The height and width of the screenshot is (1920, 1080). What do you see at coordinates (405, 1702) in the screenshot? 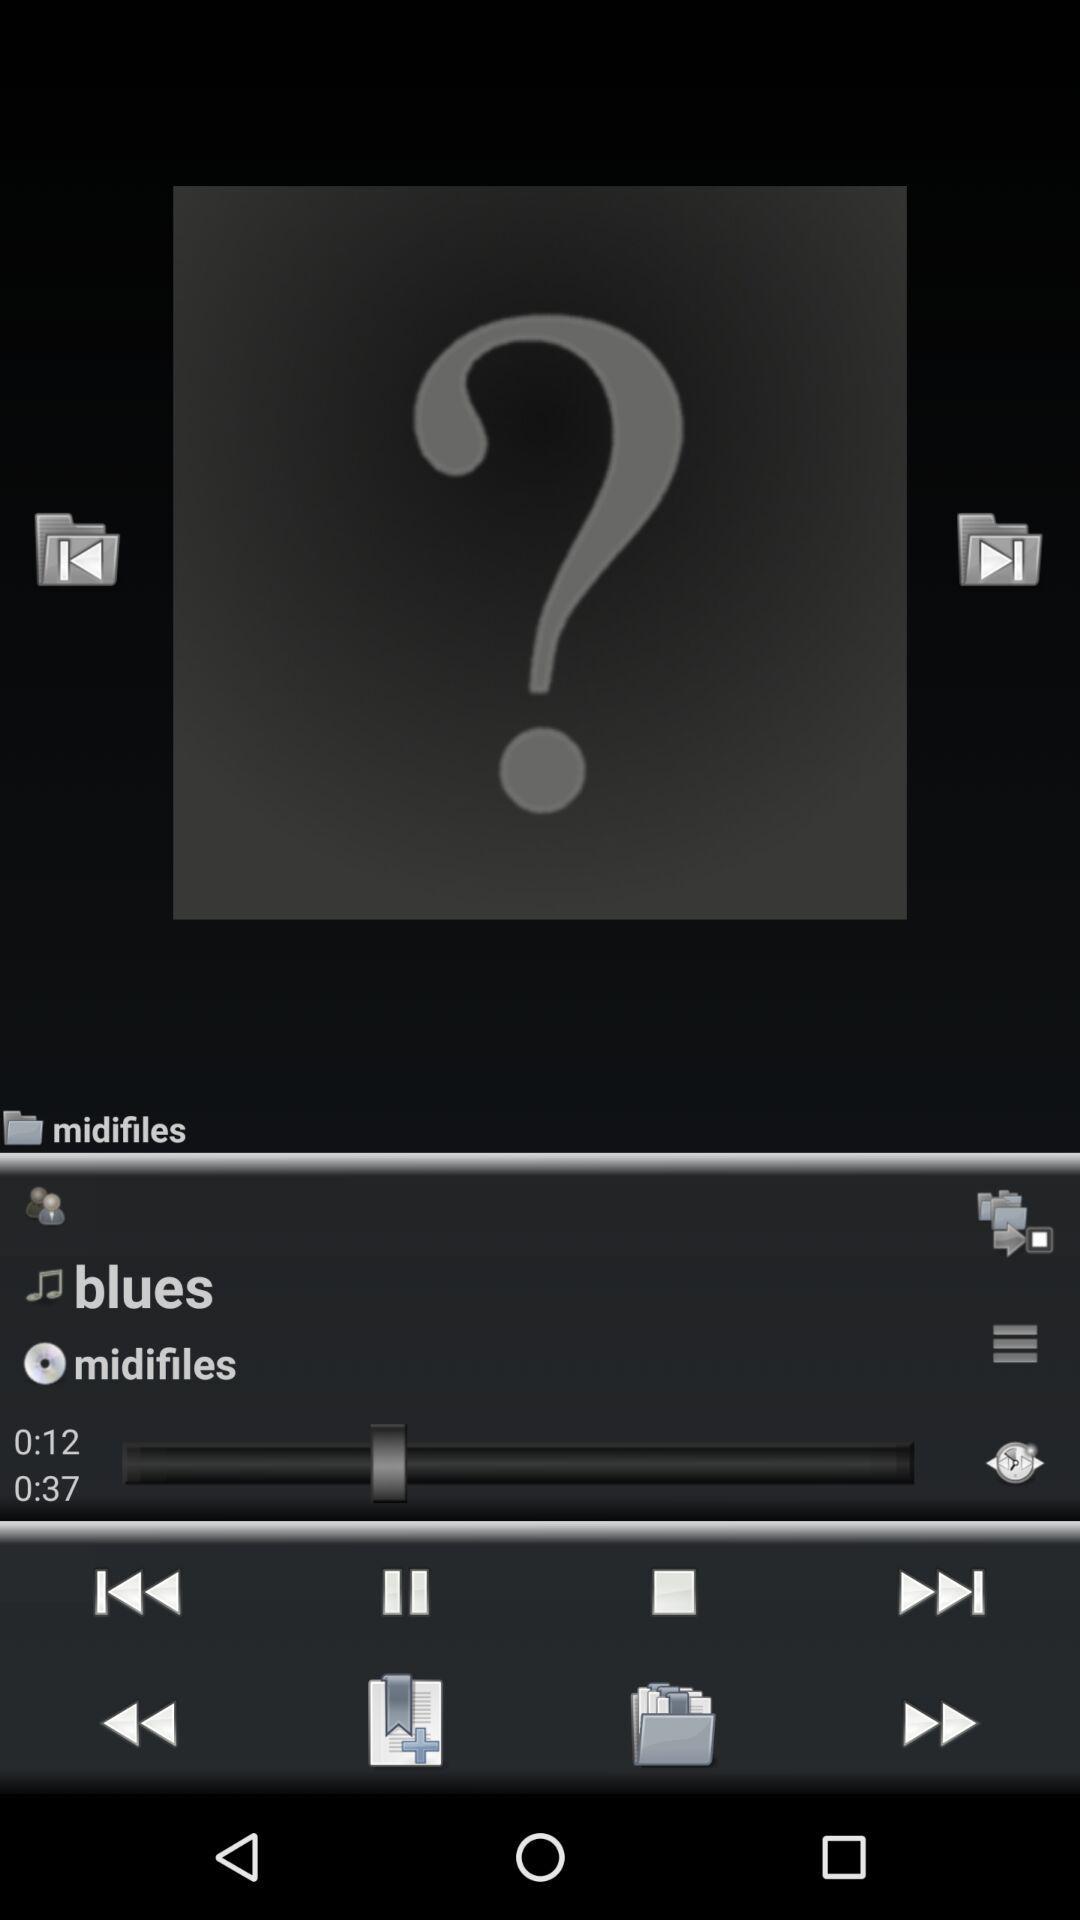
I see `the pause icon` at bounding box center [405, 1702].